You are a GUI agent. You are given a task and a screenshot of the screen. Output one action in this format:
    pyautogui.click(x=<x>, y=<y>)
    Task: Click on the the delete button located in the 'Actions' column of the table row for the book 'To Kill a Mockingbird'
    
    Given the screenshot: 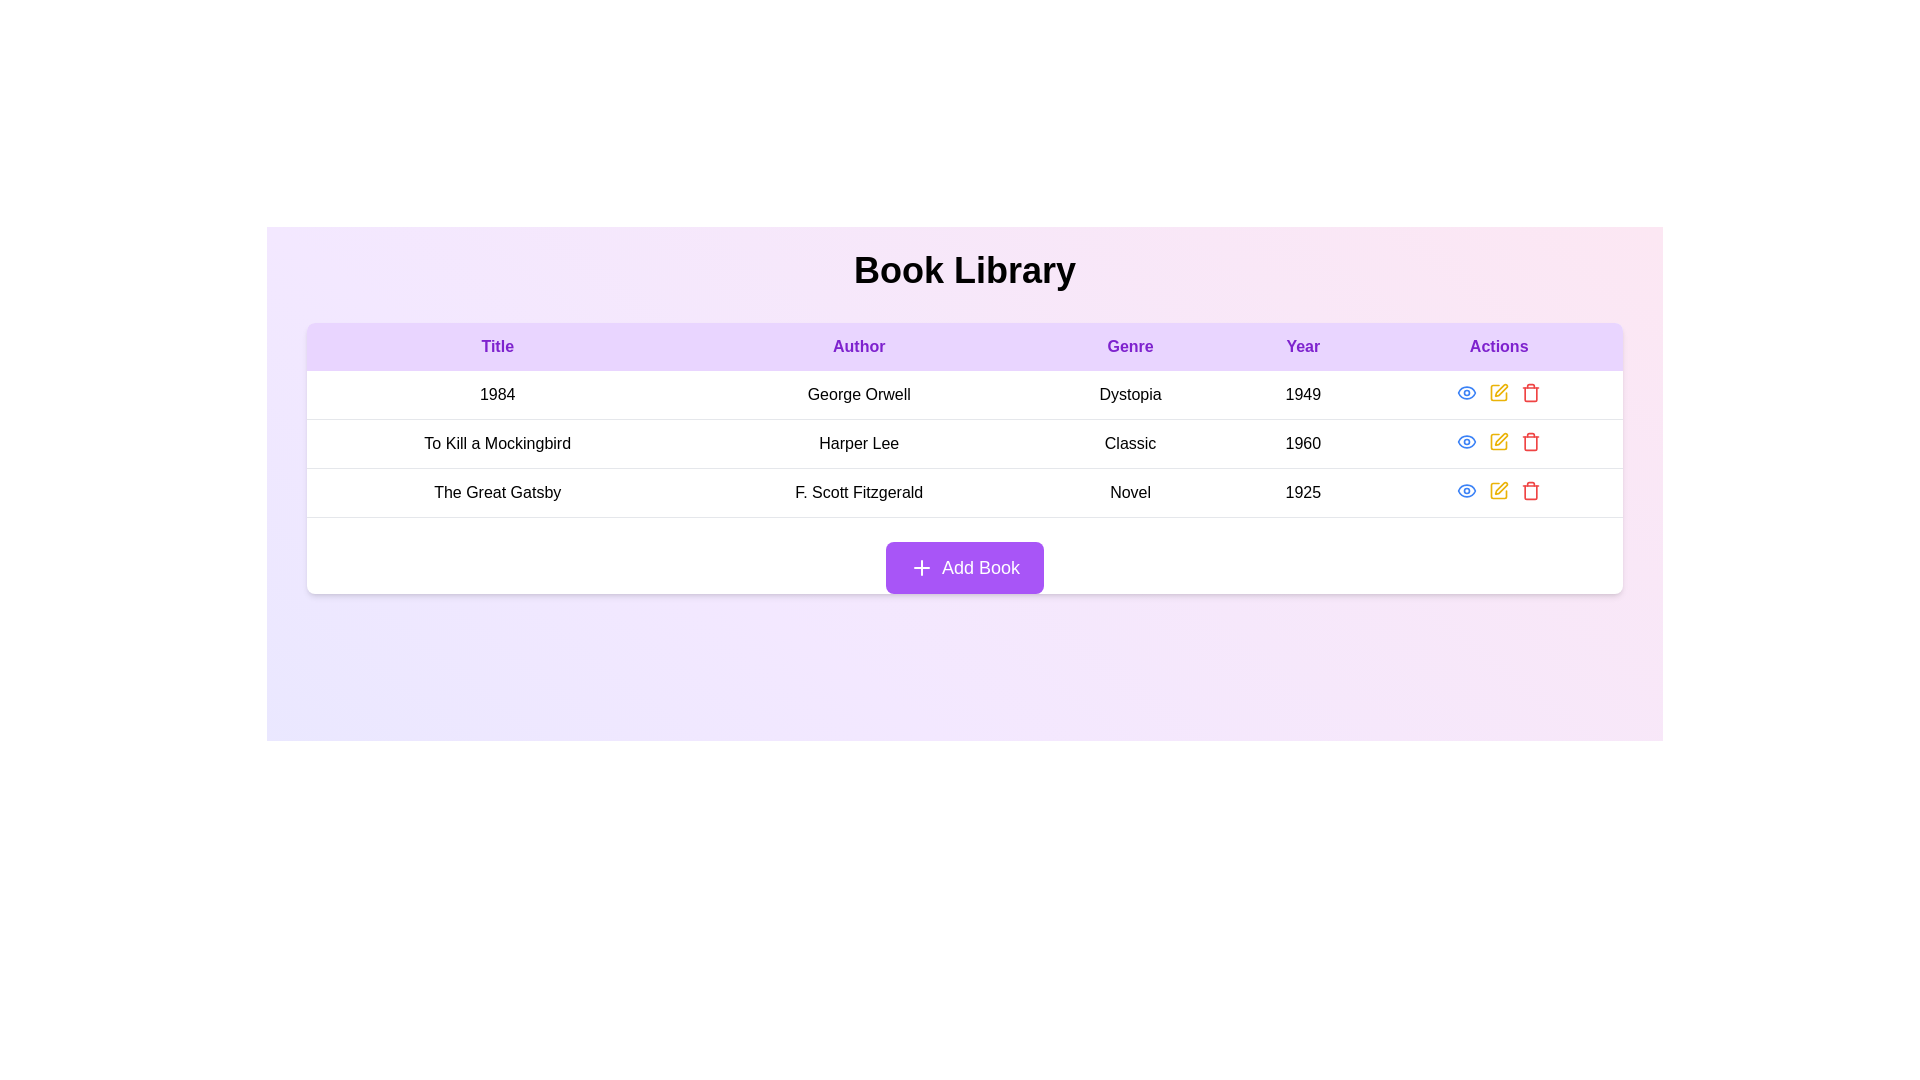 What is the action you would take?
    pyautogui.click(x=1530, y=441)
    